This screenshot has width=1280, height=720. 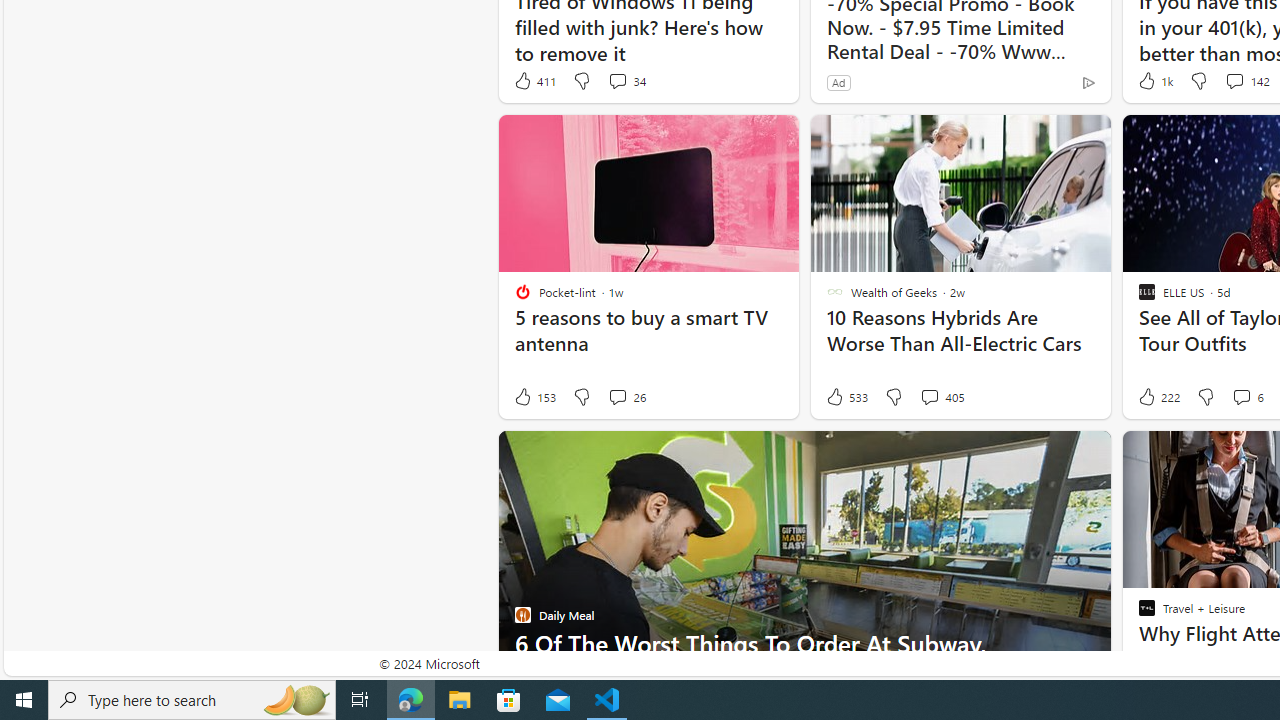 What do you see at coordinates (616, 80) in the screenshot?
I see `'View comments 34 Comment'` at bounding box center [616, 80].